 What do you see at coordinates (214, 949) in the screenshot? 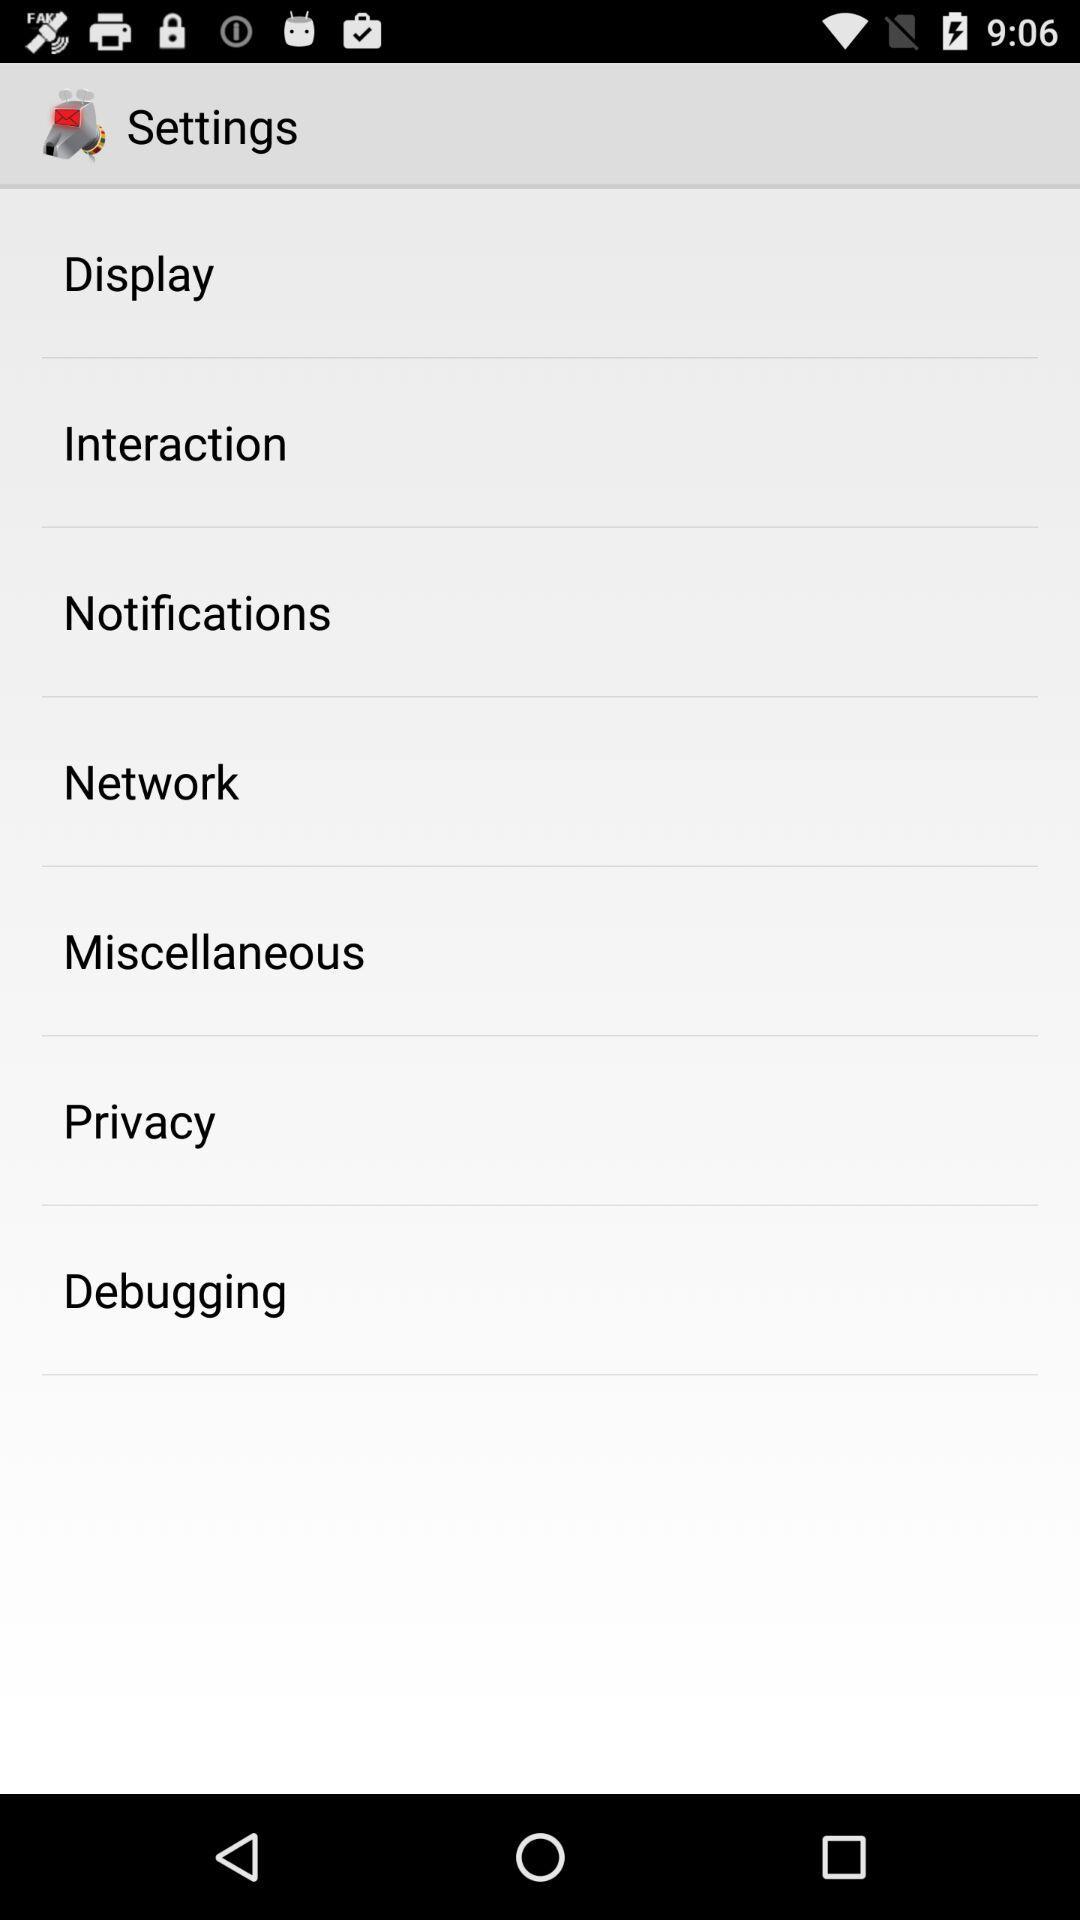
I see `miscellaneous` at bounding box center [214, 949].